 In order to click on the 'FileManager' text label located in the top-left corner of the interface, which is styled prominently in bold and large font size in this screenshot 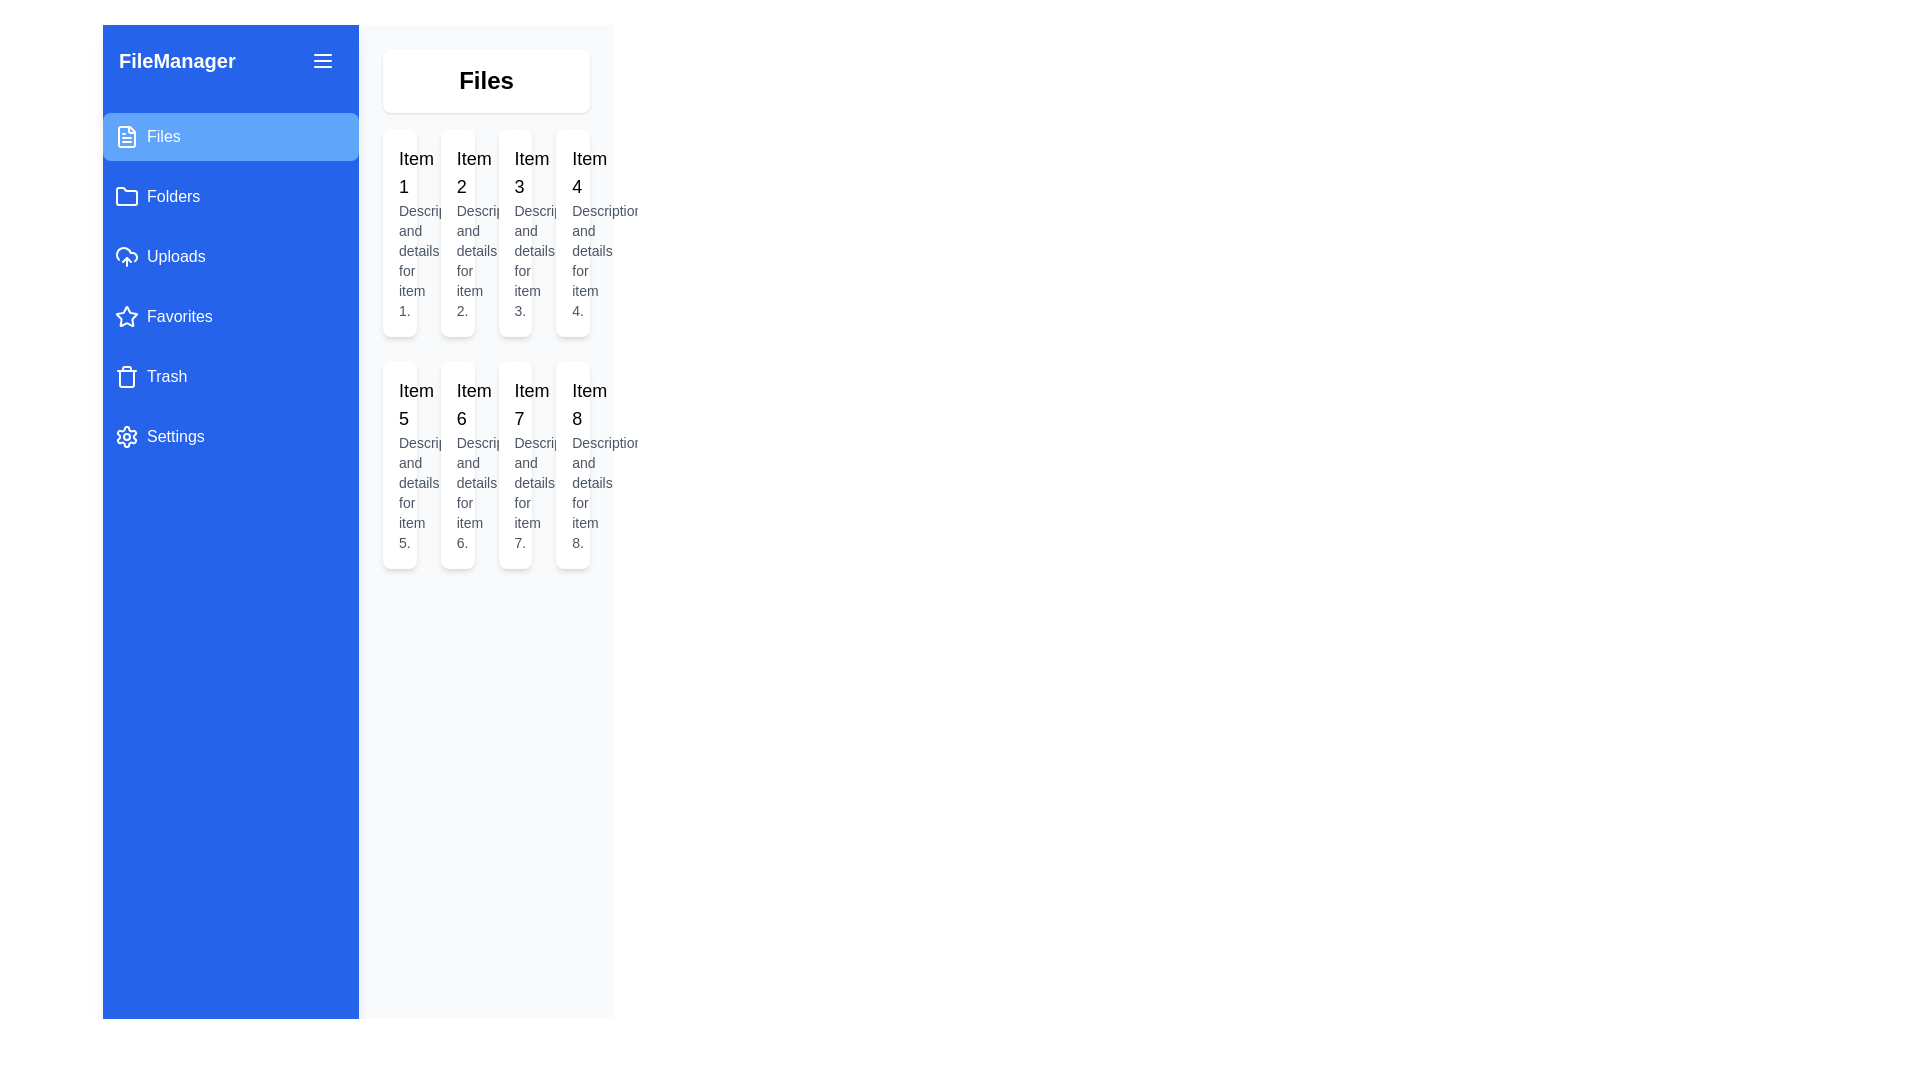, I will do `click(177, 60)`.